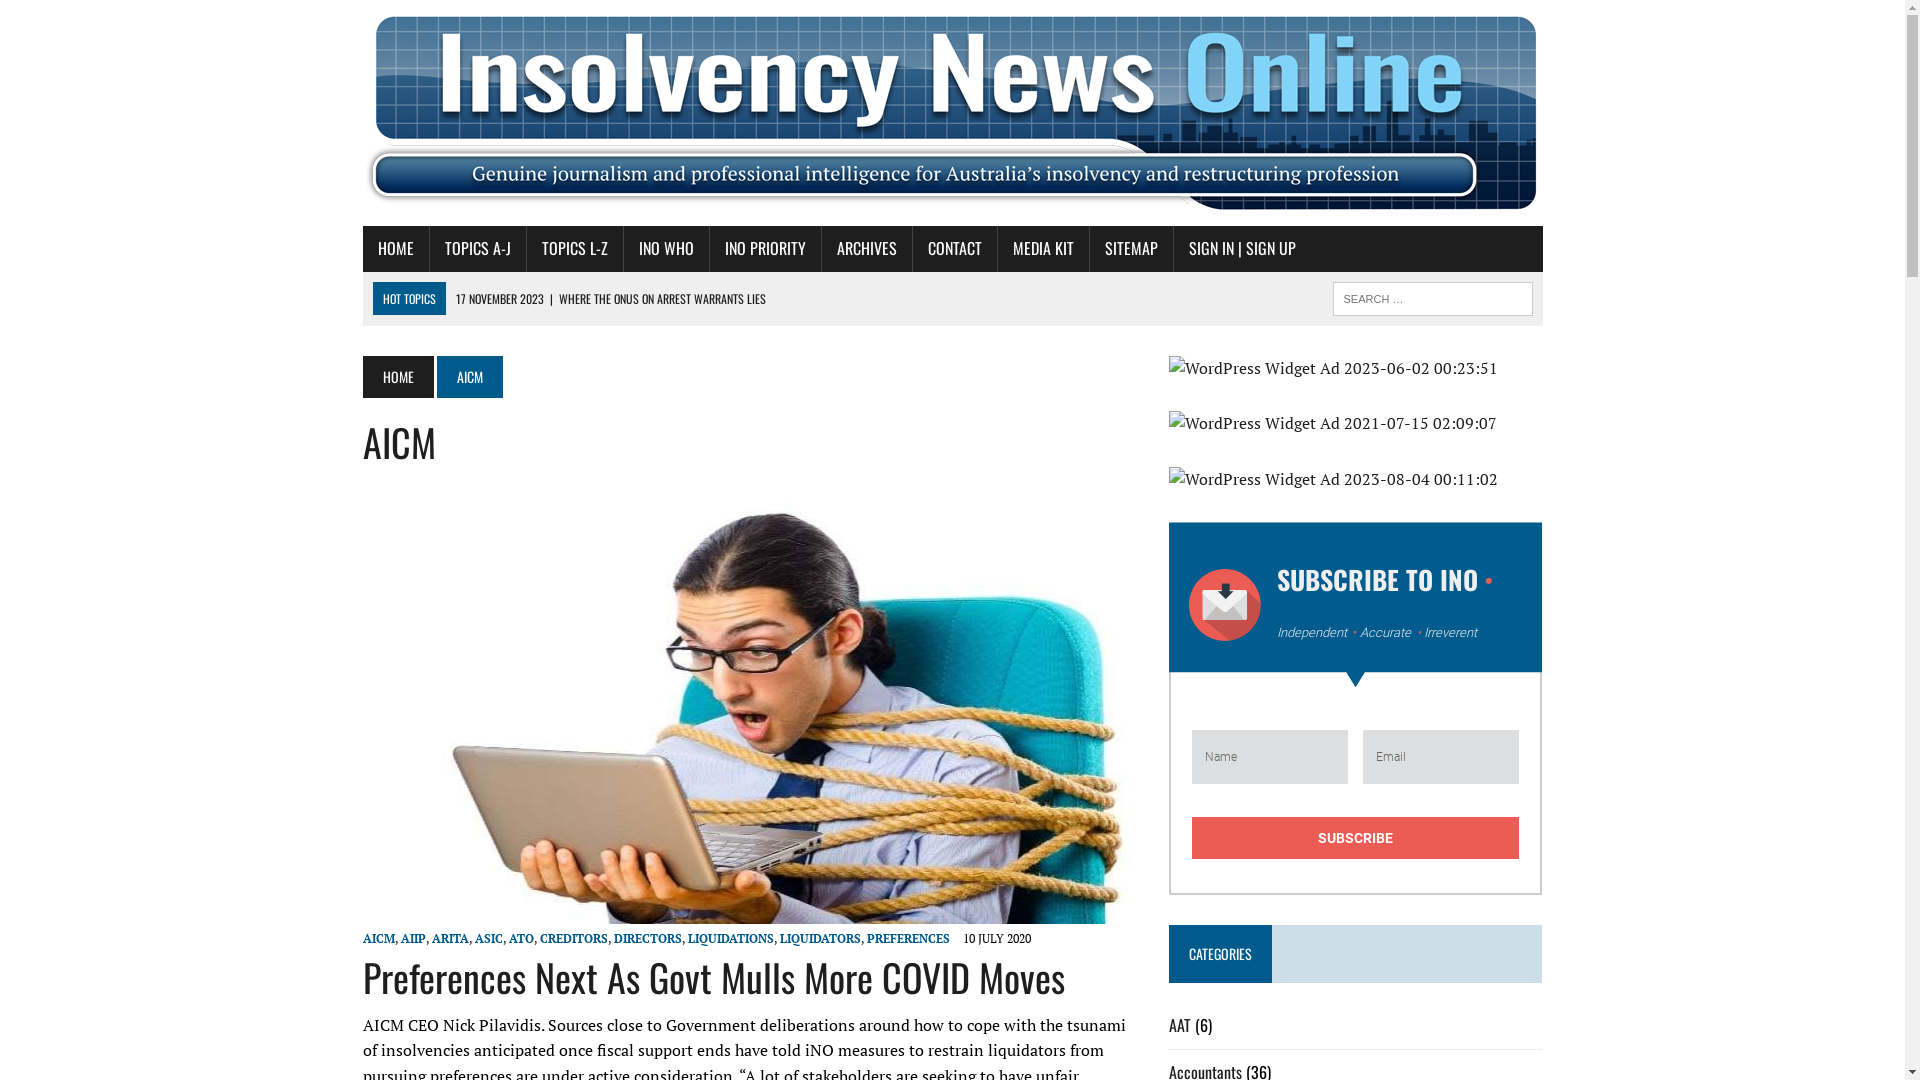 The height and width of the screenshot is (1080, 1920). I want to click on 'INO WHO', so click(666, 248).